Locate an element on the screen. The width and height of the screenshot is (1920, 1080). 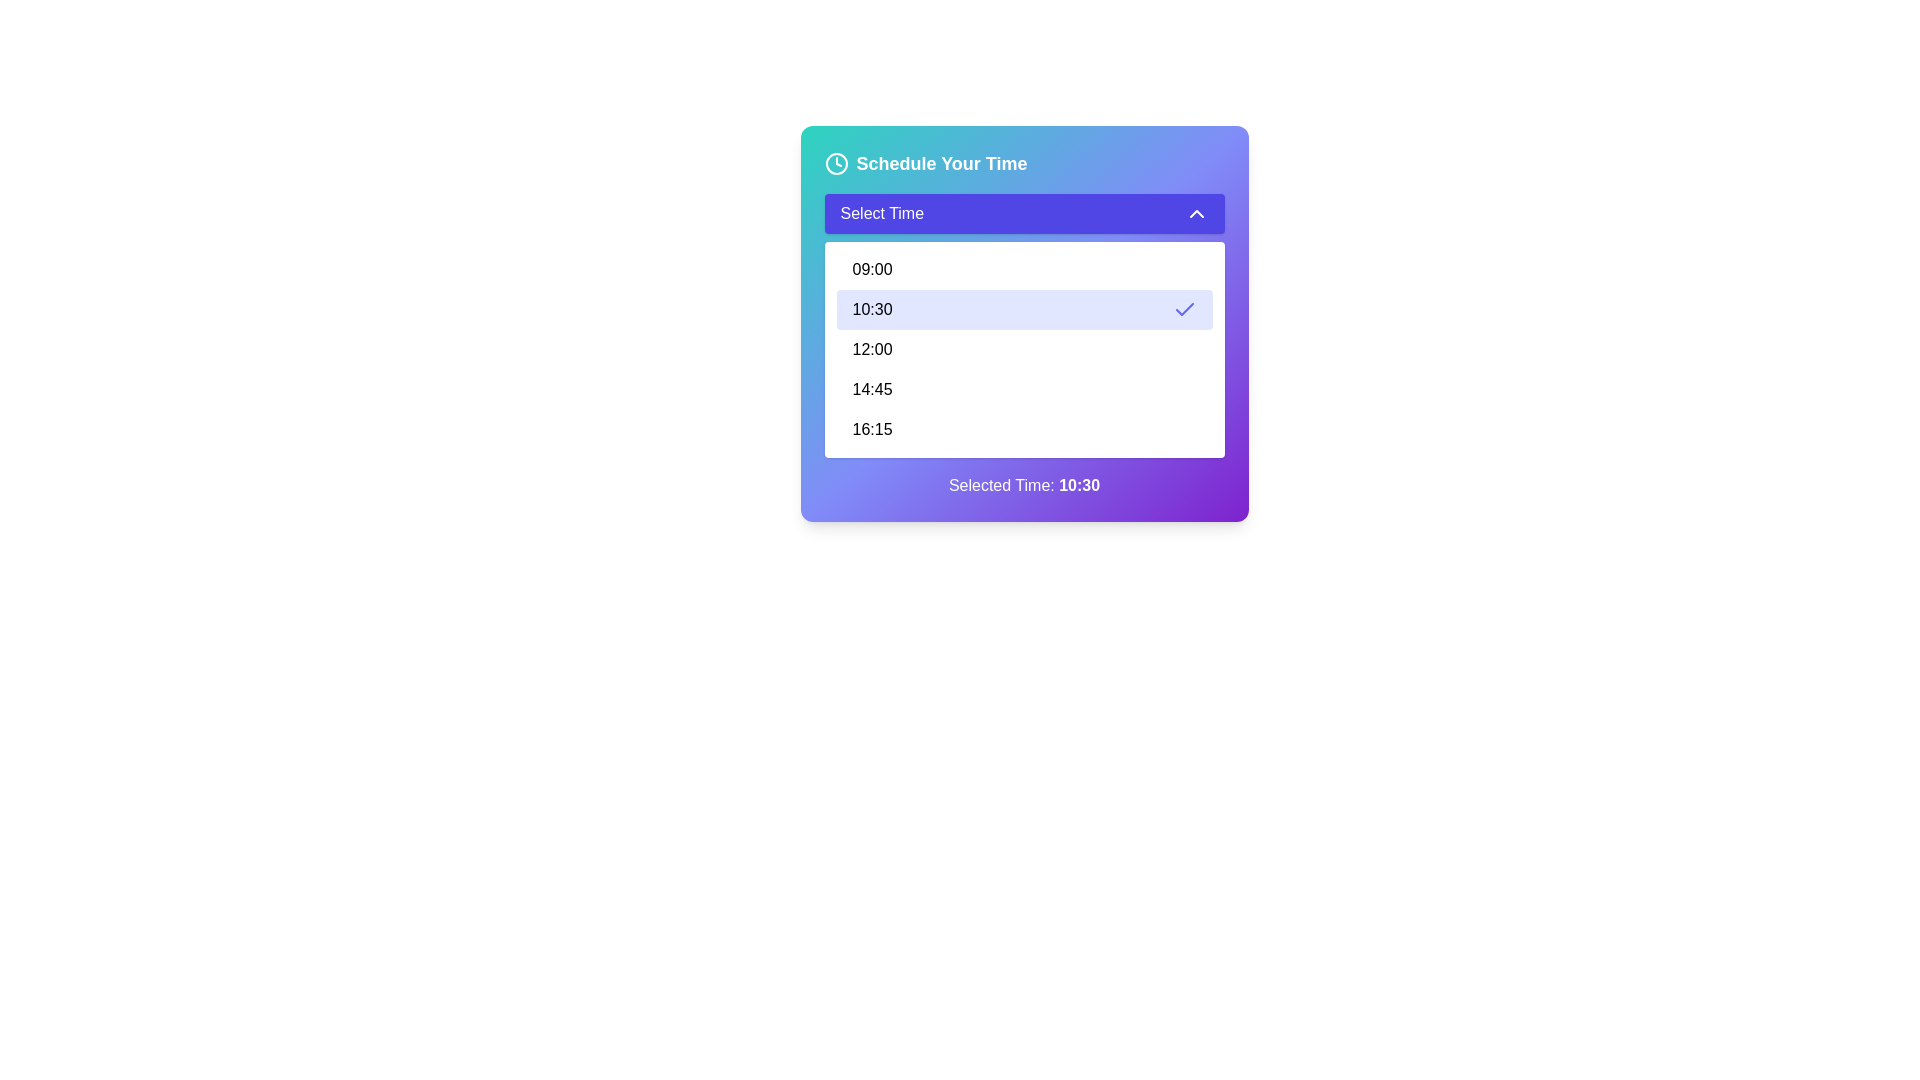
the text label displaying '16:15' located at the bottom of the dropdown menu is located at coordinates (872, 428).